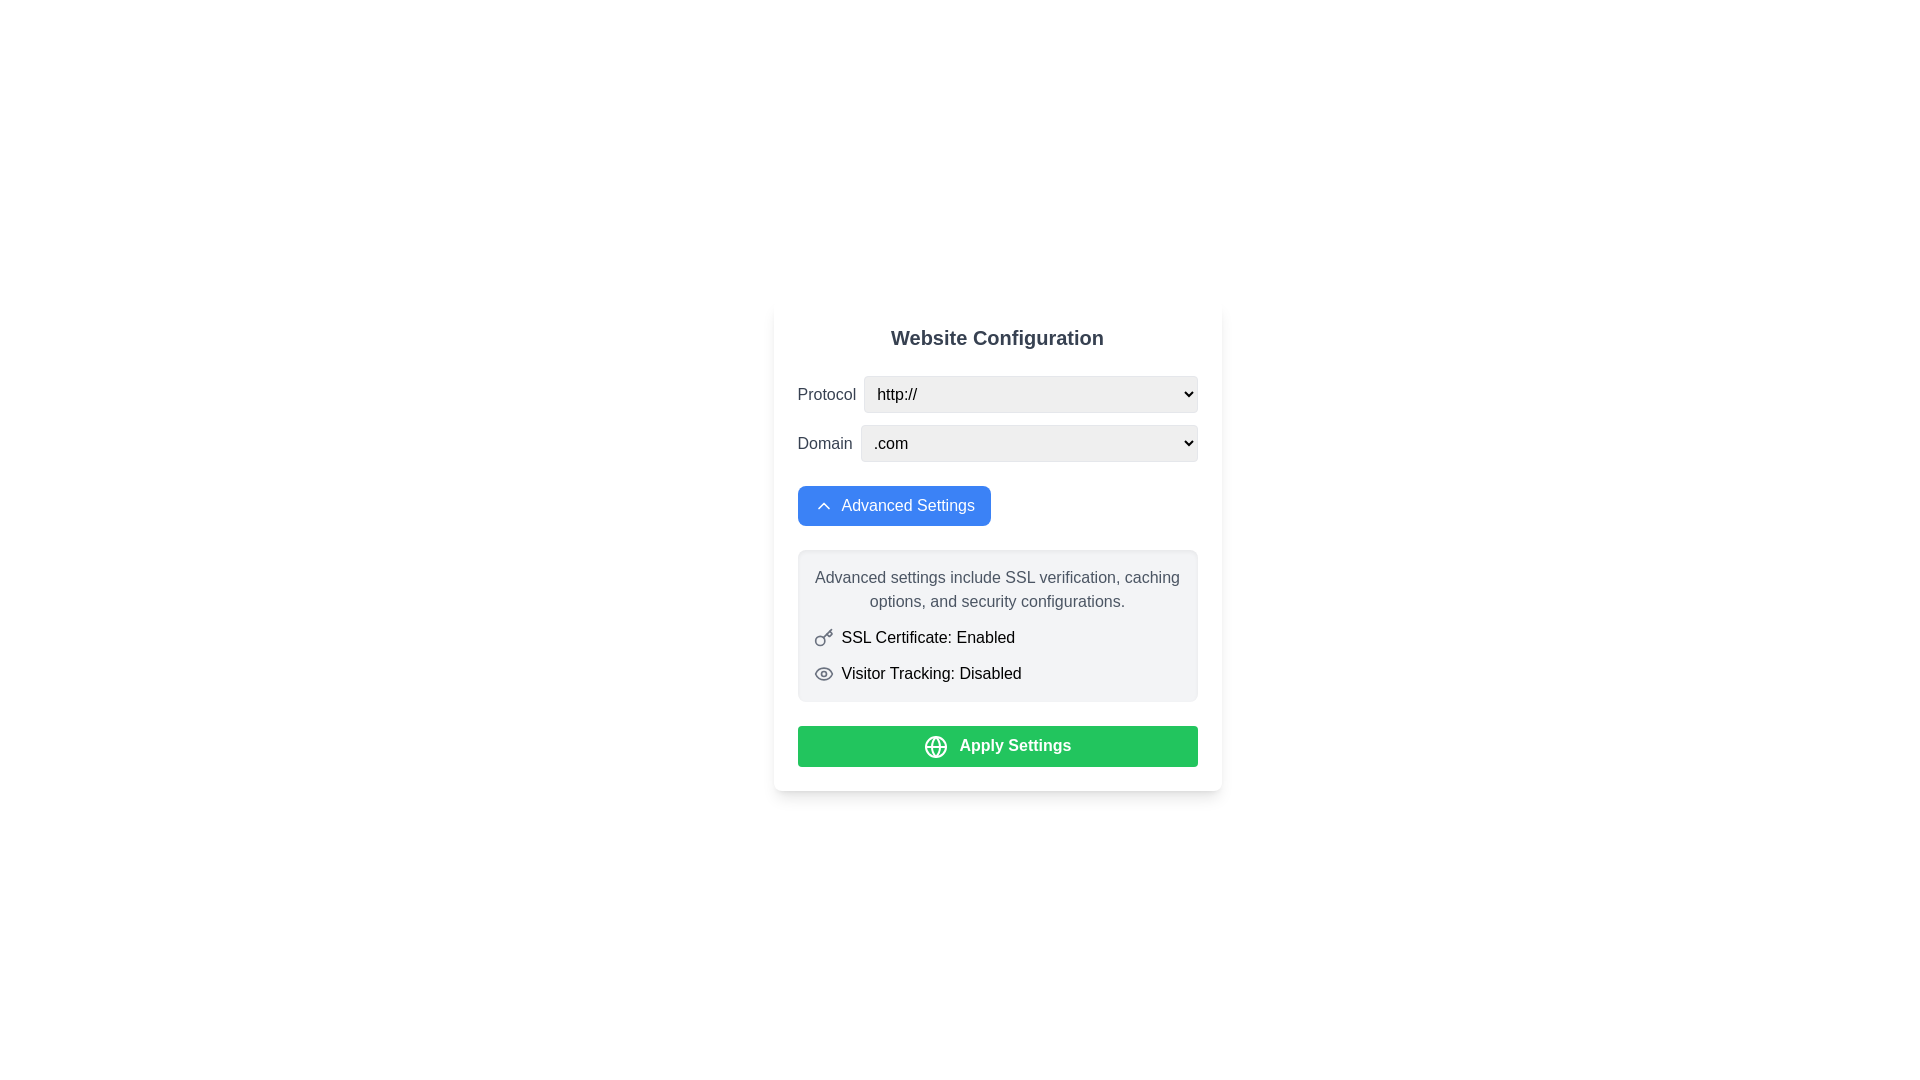 Image resolution: width=1920 pixels, height=1080 pixels. What do you see at coordinates (934, 746) in the screenshot?
I see `the 'Apply Settings' button which contains the globe icon with latitude and longitude lines` at bounding box center [934, 746].